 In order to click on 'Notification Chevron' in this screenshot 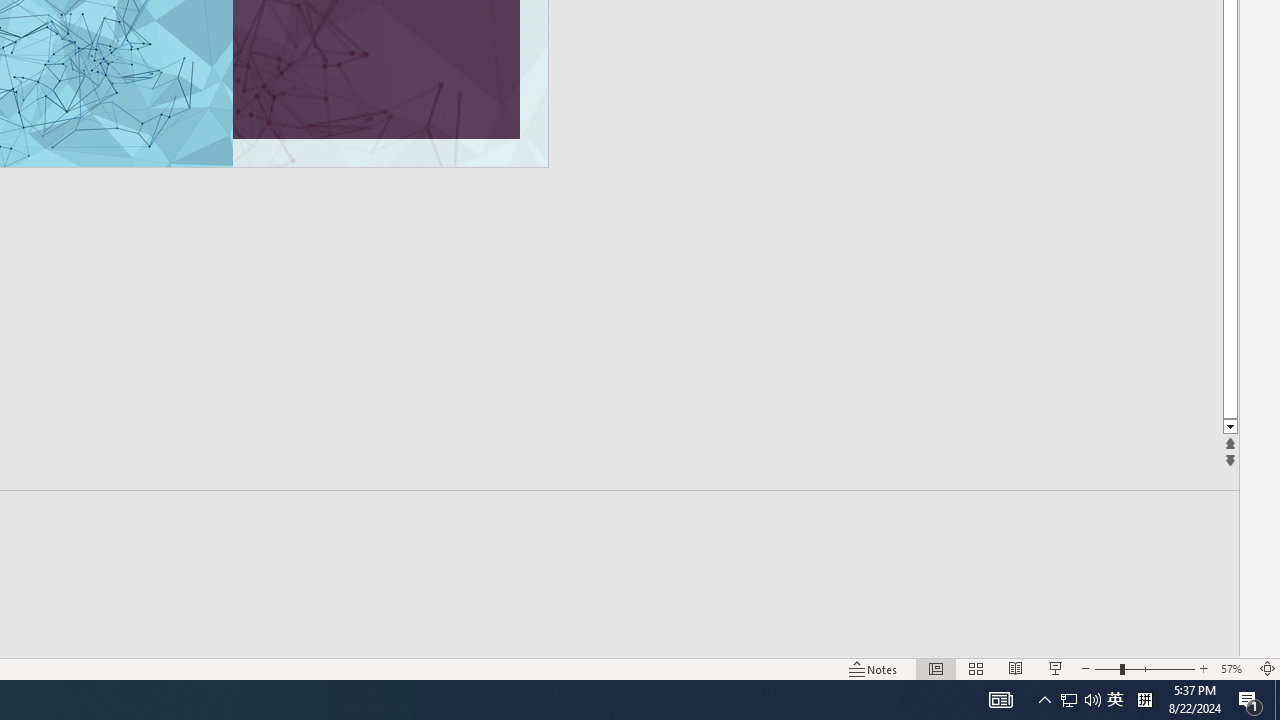, I will do `click(1044, 698)`.